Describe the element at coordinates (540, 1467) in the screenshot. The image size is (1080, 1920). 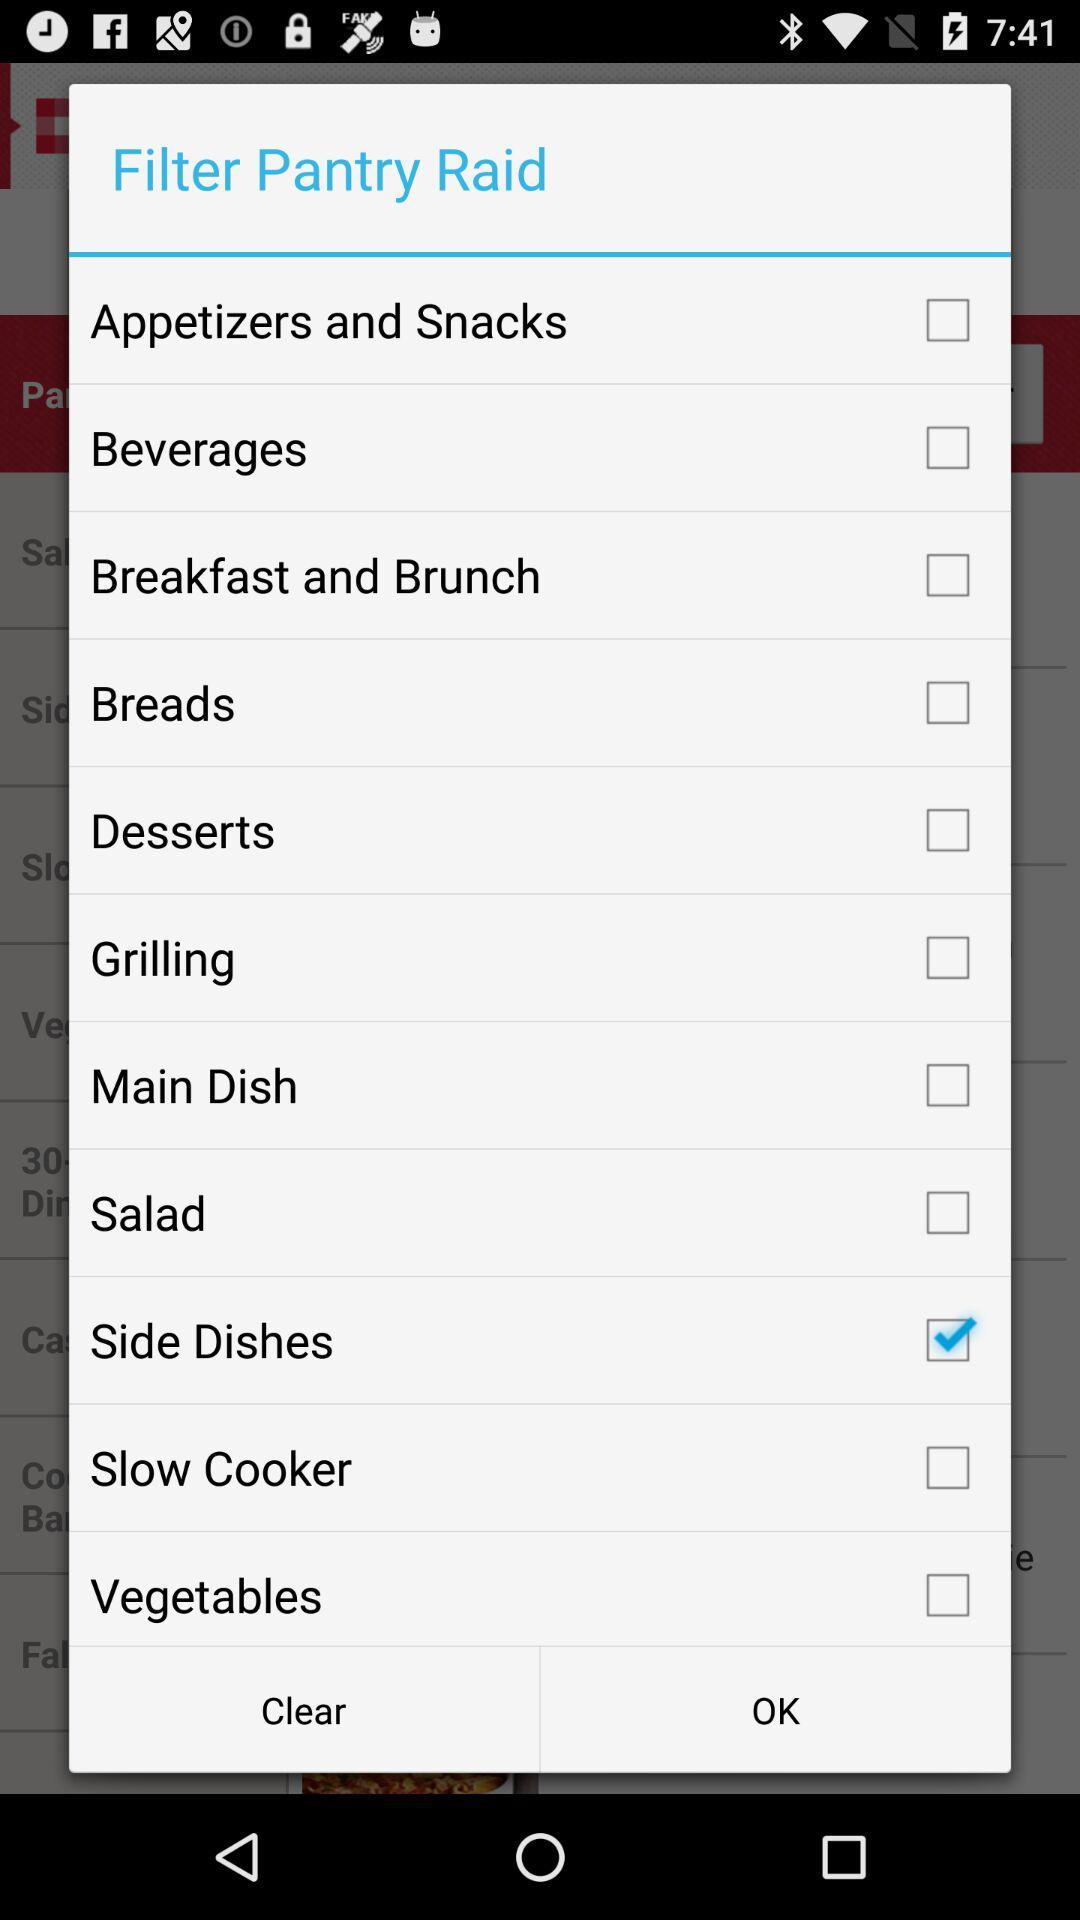
I see `the slow cooker` at that location.